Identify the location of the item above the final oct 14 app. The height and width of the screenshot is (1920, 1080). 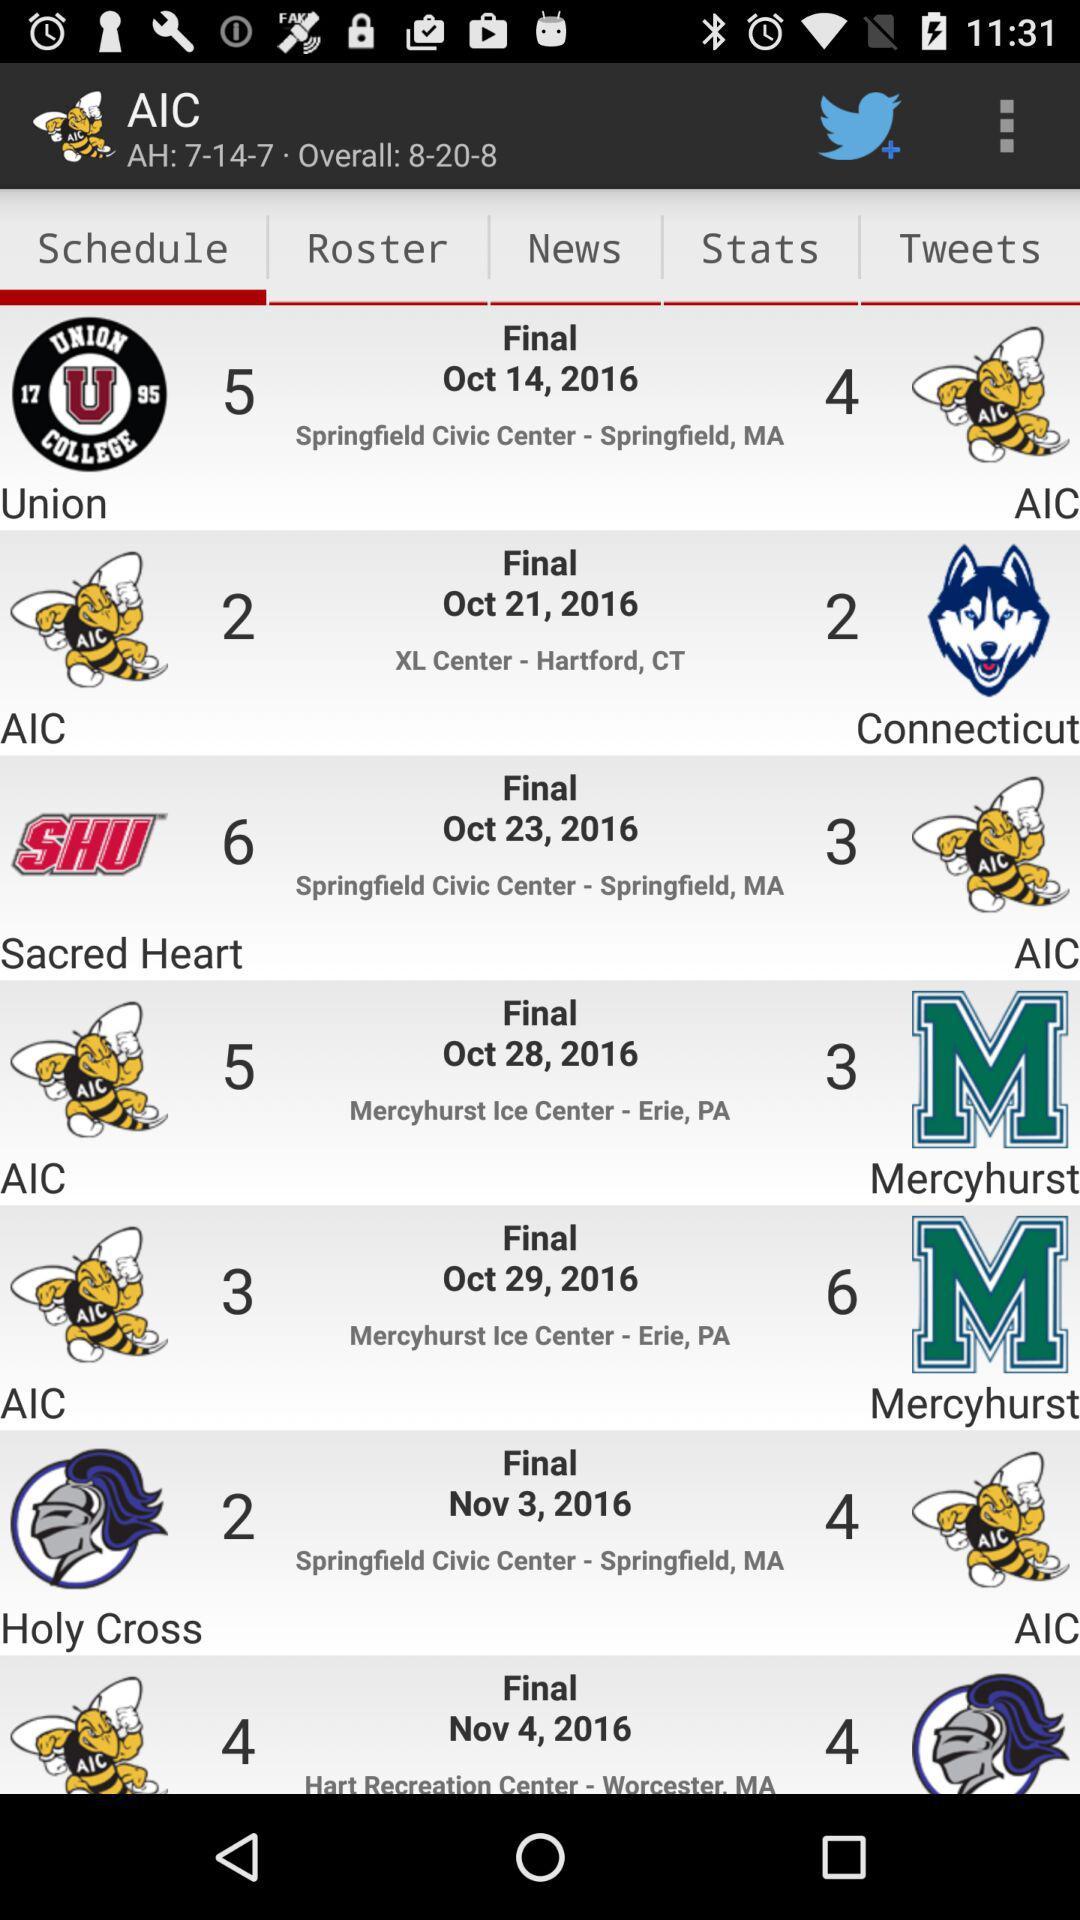
(575, 246).